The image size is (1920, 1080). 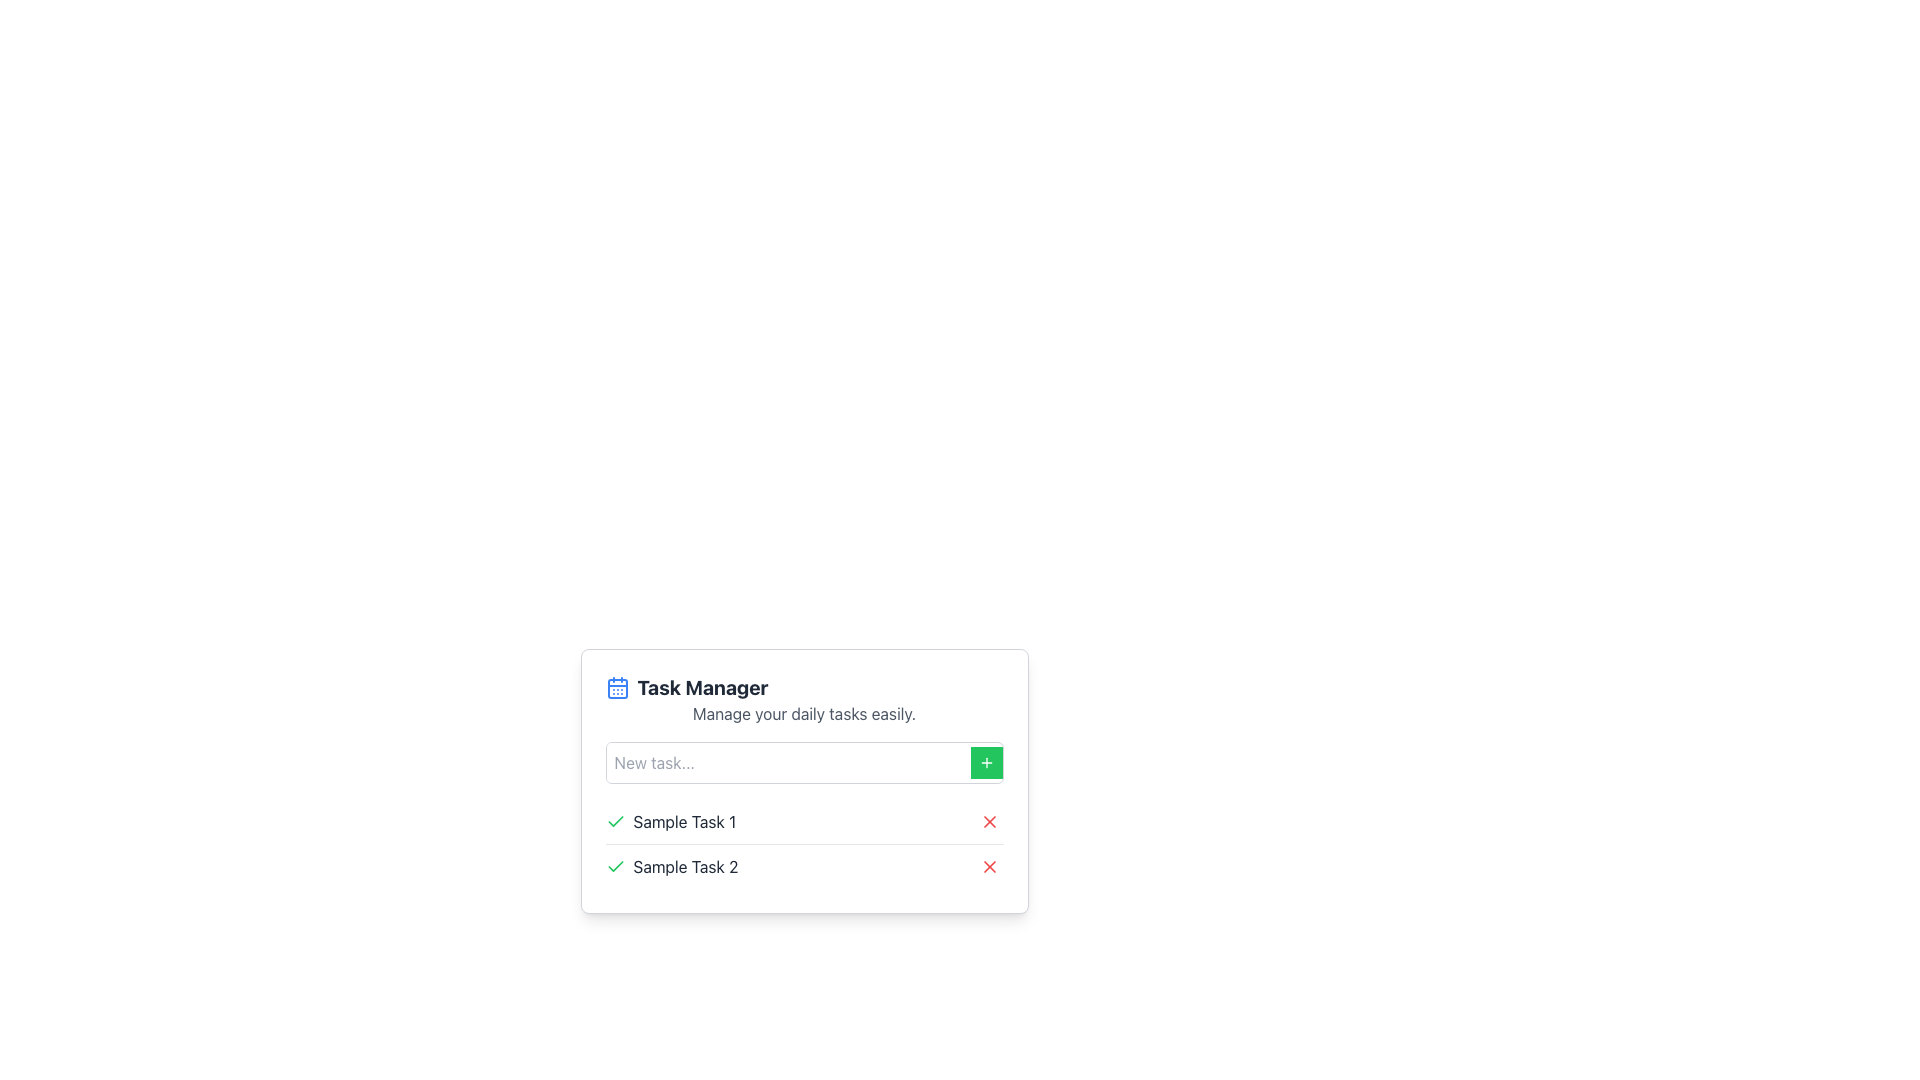 I want to click on the green rectangular button with a white plus icon, positioned to the right of the 'New task...' input field, so click(x=986, y=763).